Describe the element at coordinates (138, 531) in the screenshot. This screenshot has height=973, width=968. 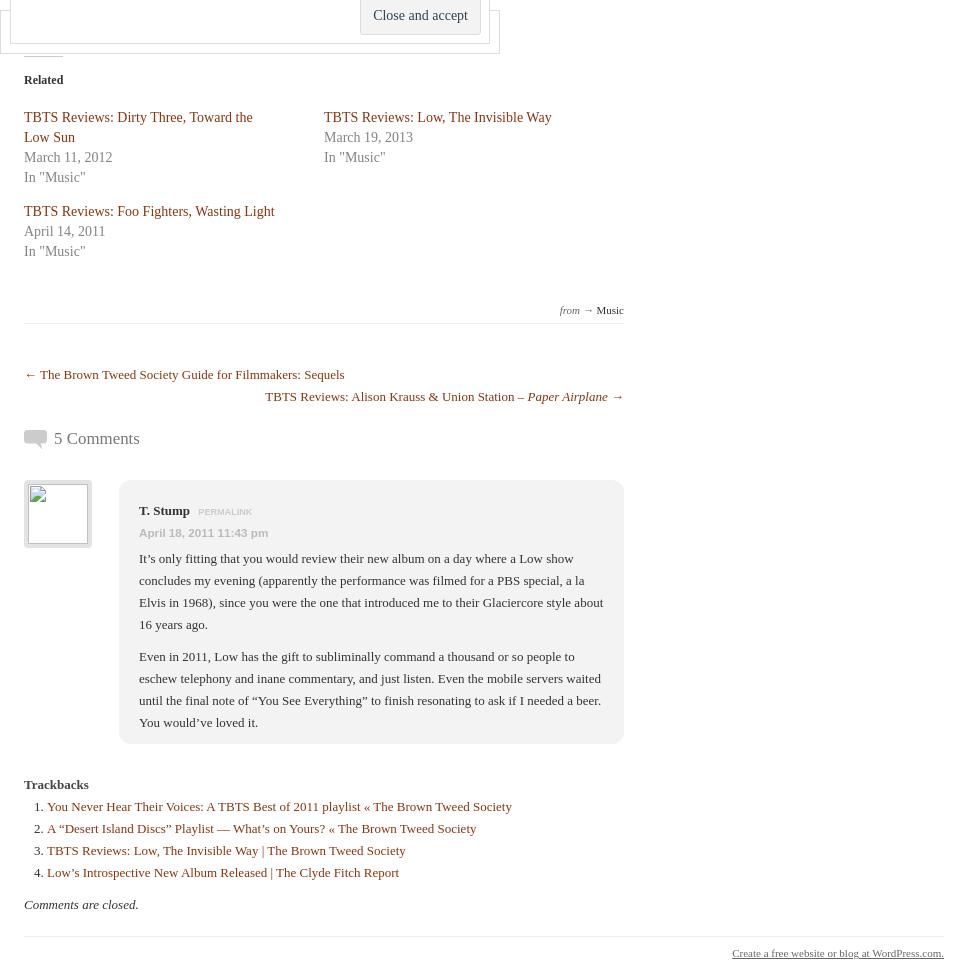
I see `'April 18, 2011 11:43 pm'` at that location.